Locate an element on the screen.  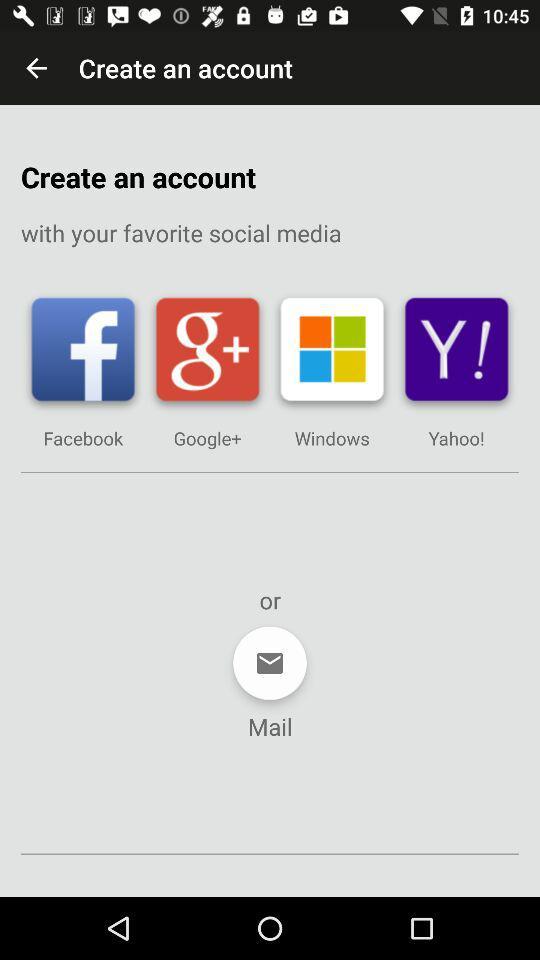
the icon above the create an account is located at coordinates (36, 68).